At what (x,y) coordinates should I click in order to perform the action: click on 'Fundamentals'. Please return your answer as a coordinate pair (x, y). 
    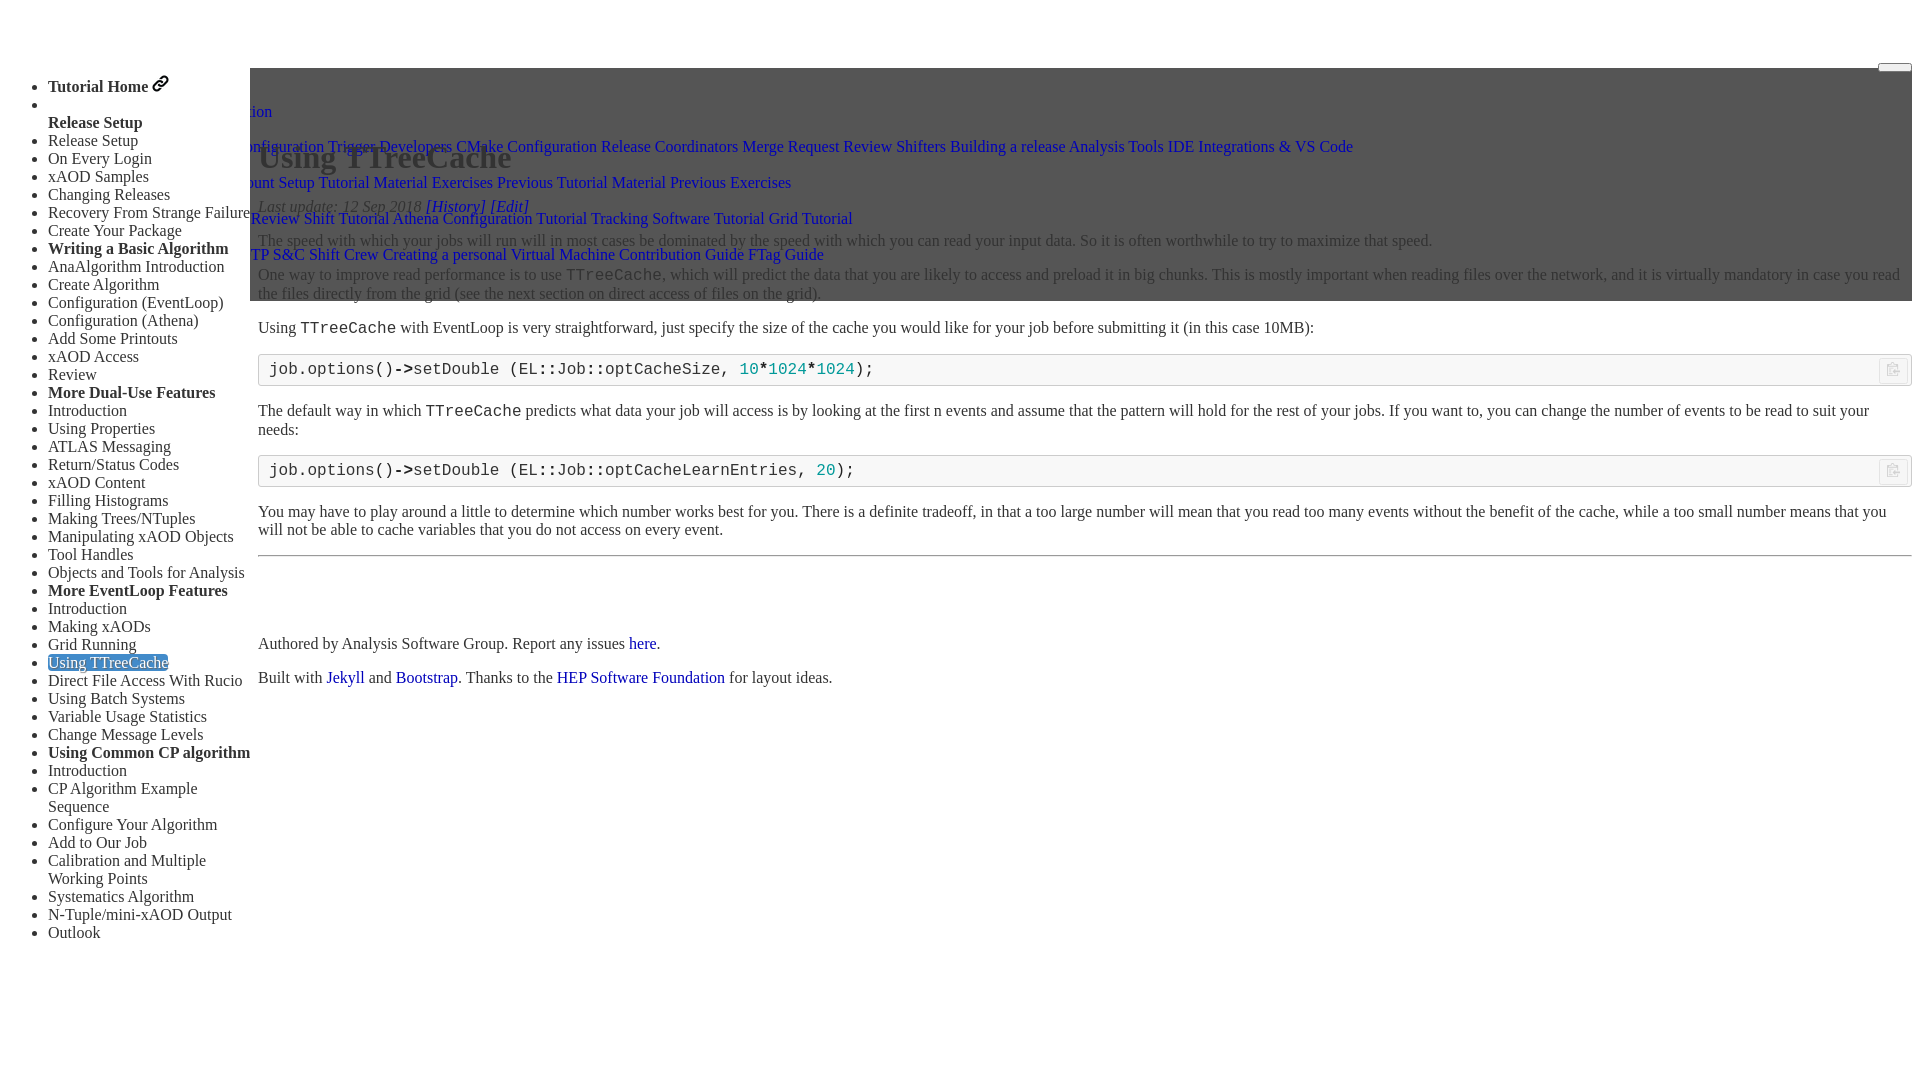
    Looking at the image, I should click on (172, 182).